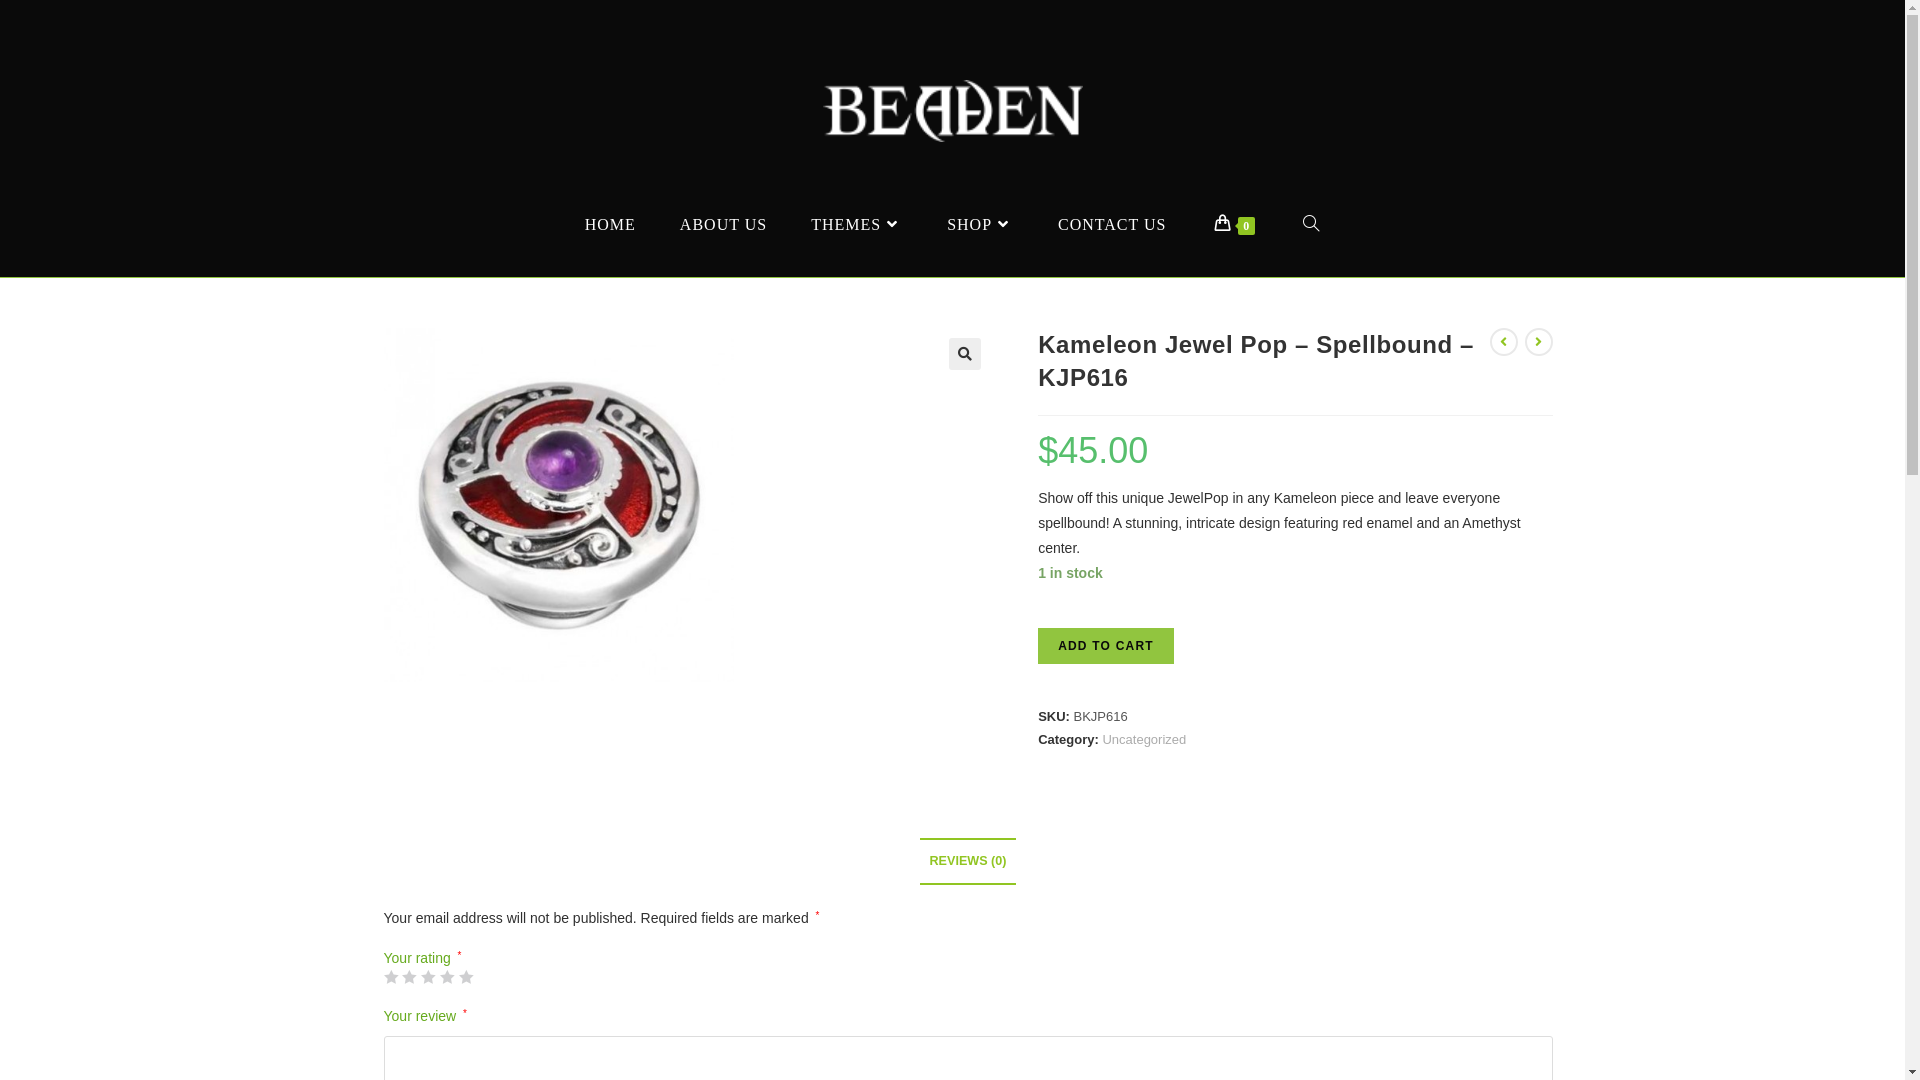  Describe the element at coordinates (722, 224) in the screenshot. I see `'ABOUT US'` at that location.